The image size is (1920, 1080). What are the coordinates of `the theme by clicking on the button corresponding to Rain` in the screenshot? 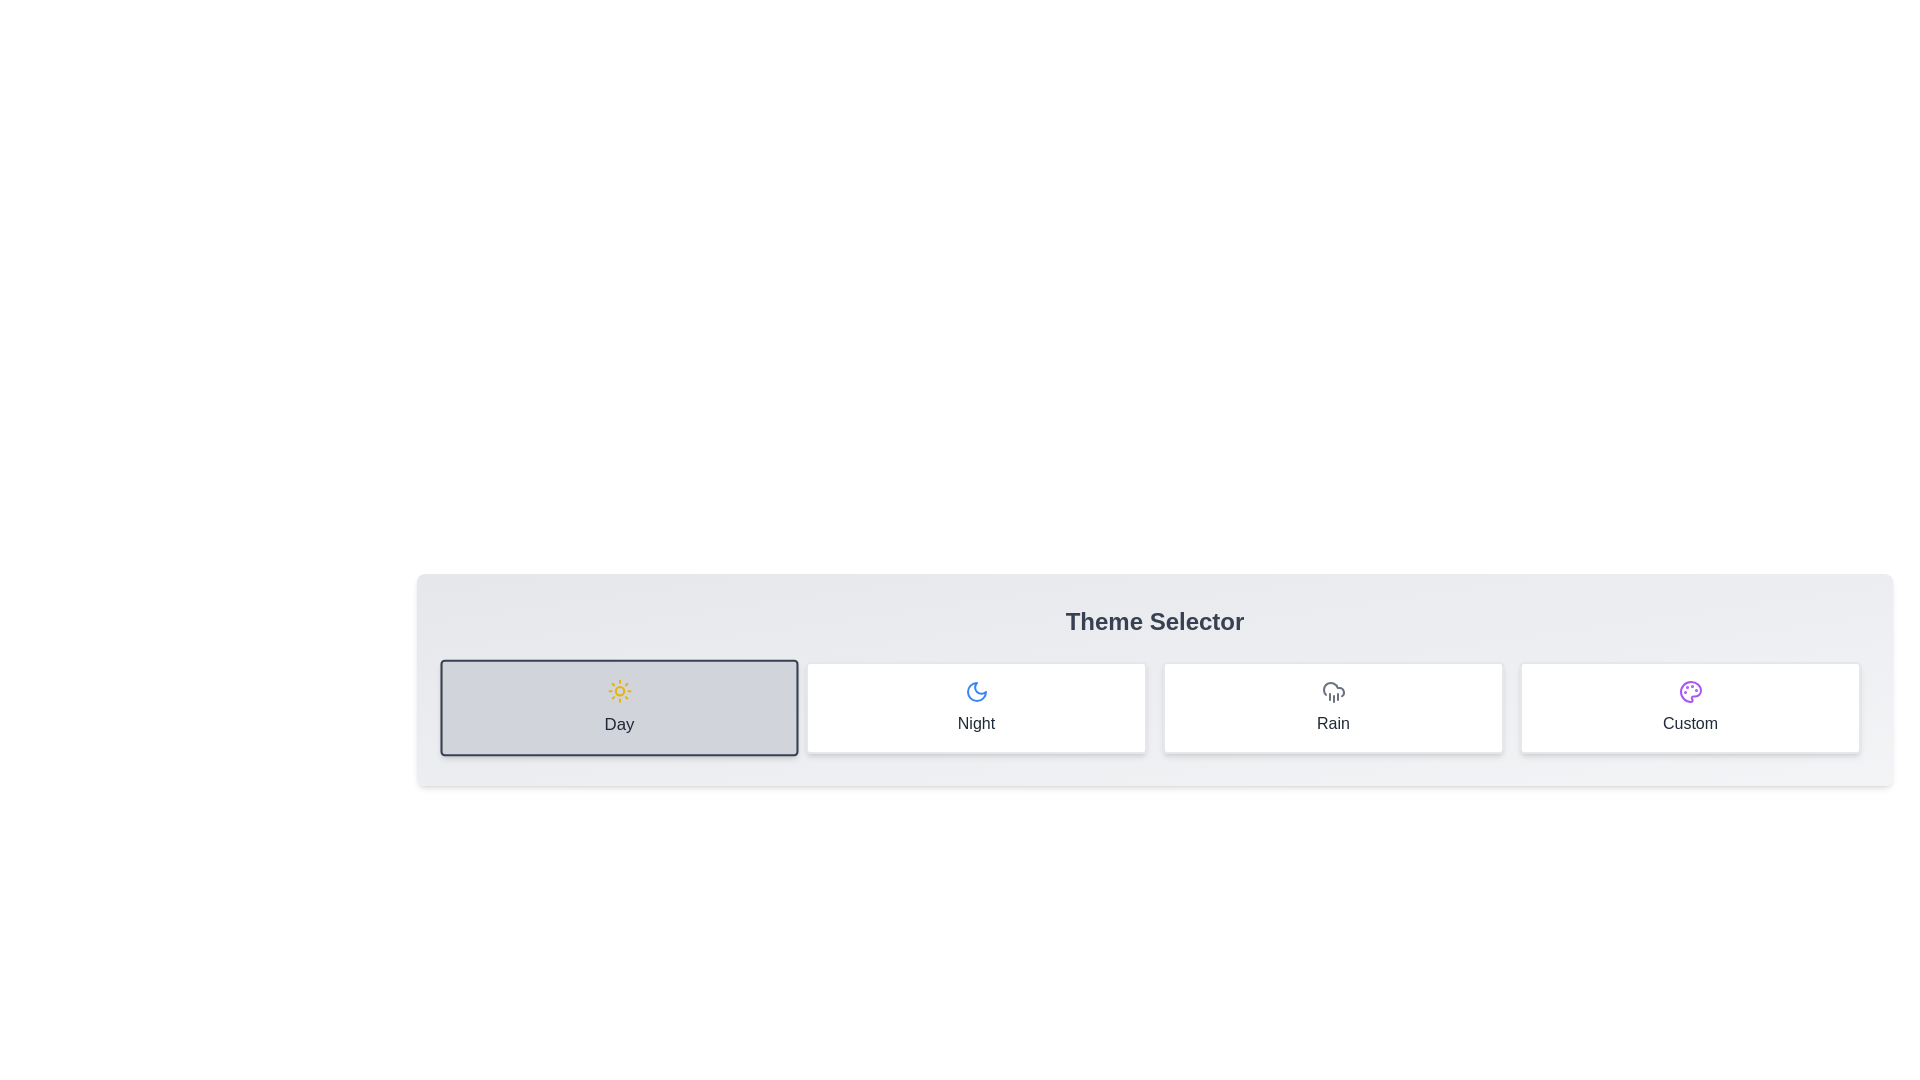 It's located at (1333, 707).